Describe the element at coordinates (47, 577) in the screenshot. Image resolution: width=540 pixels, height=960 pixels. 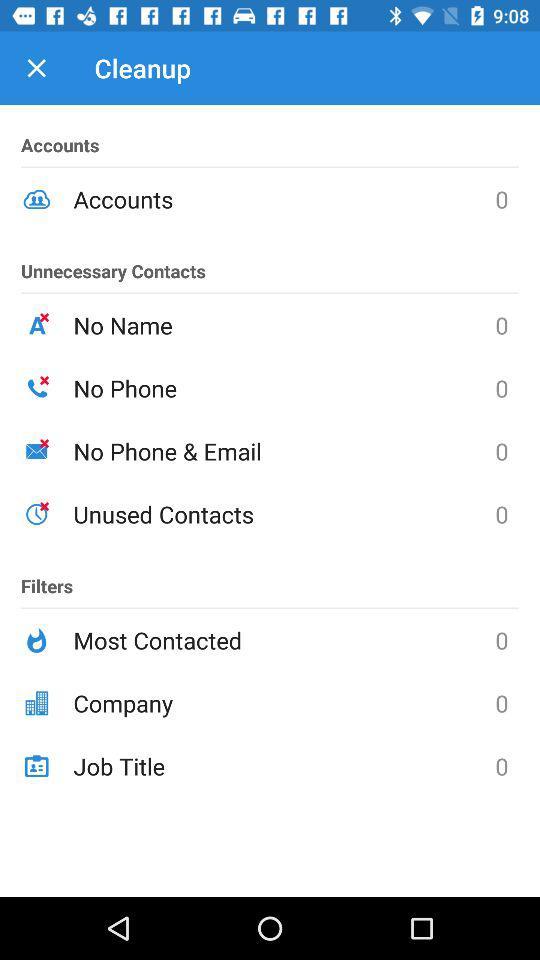
I see `the icon to the left of unused contacts` at that location.